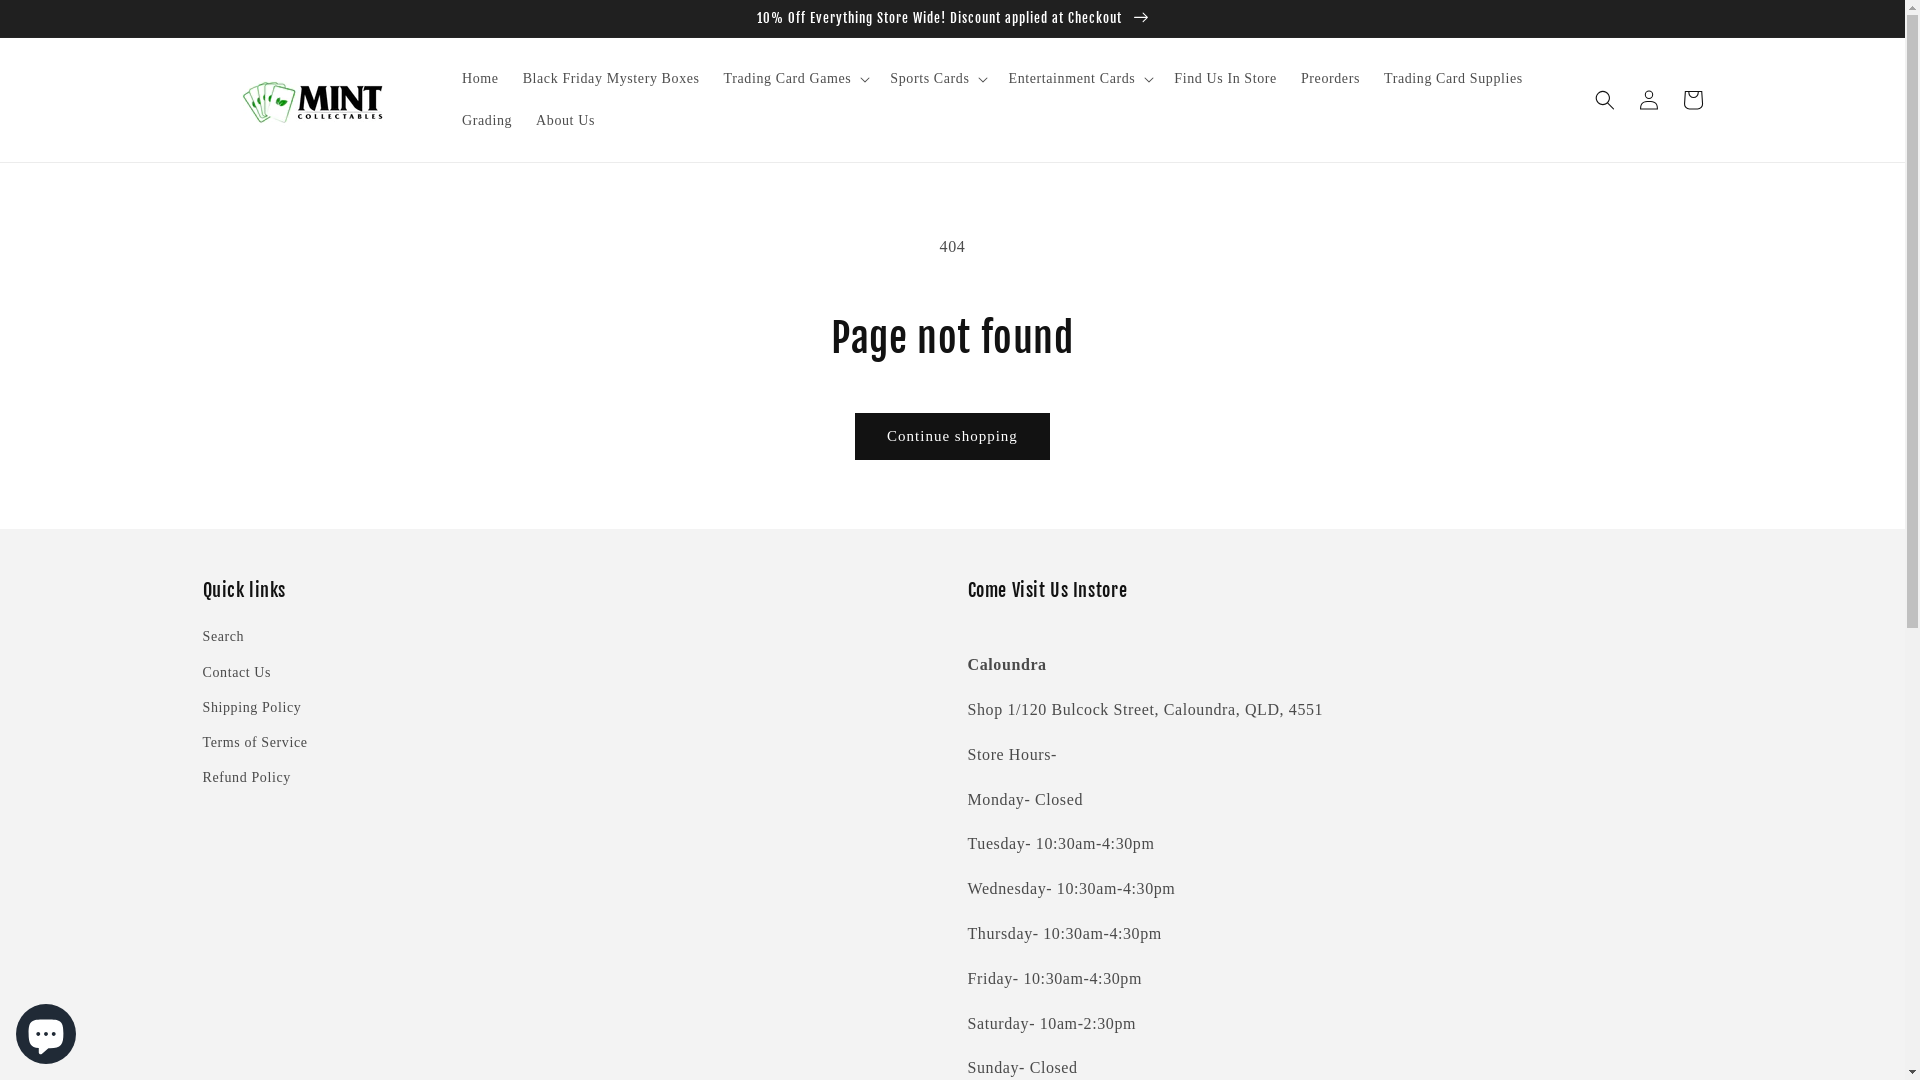 Image resolution: width=1920 pixels, height=1080 pixels. I want to click on 'Shipping Policy', so click(201, 706).